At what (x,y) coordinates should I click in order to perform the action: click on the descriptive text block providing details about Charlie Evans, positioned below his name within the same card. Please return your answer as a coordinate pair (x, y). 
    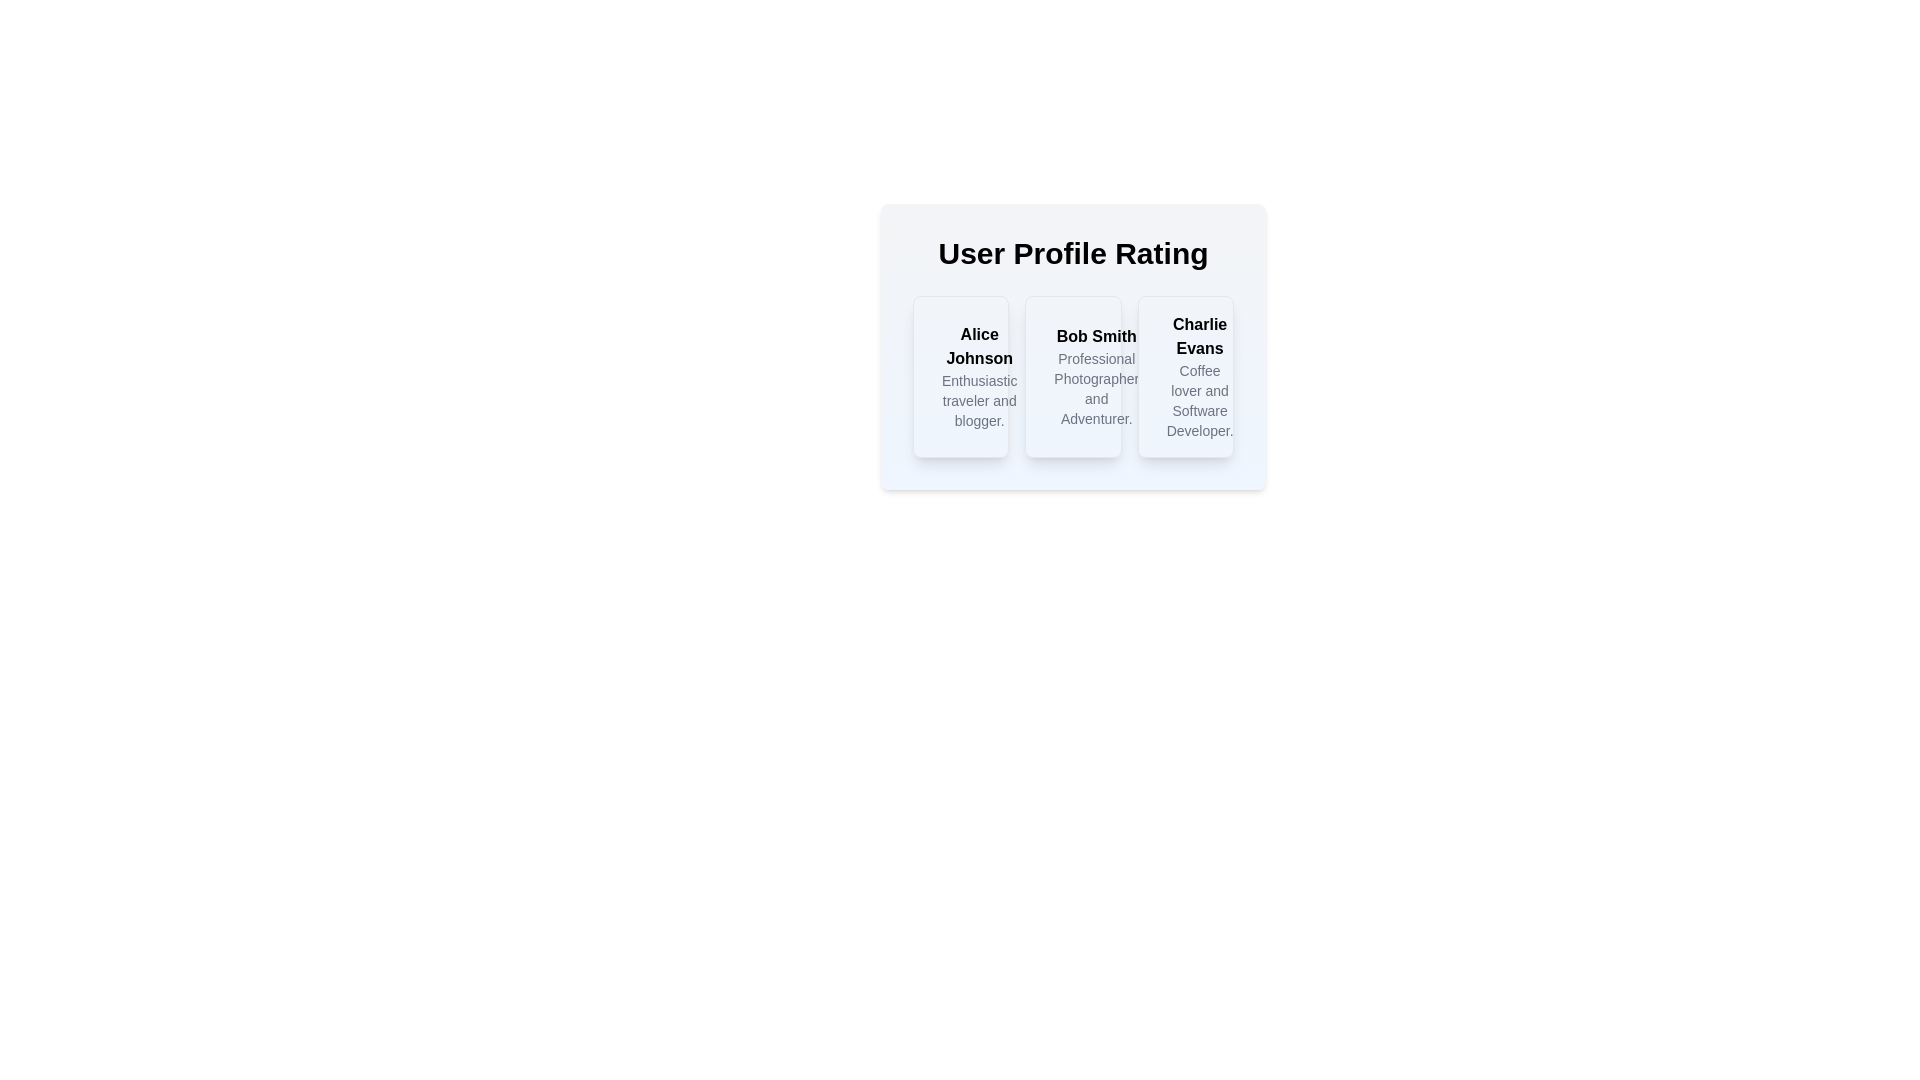
    Looking at the image, I should click on (1200, 401).